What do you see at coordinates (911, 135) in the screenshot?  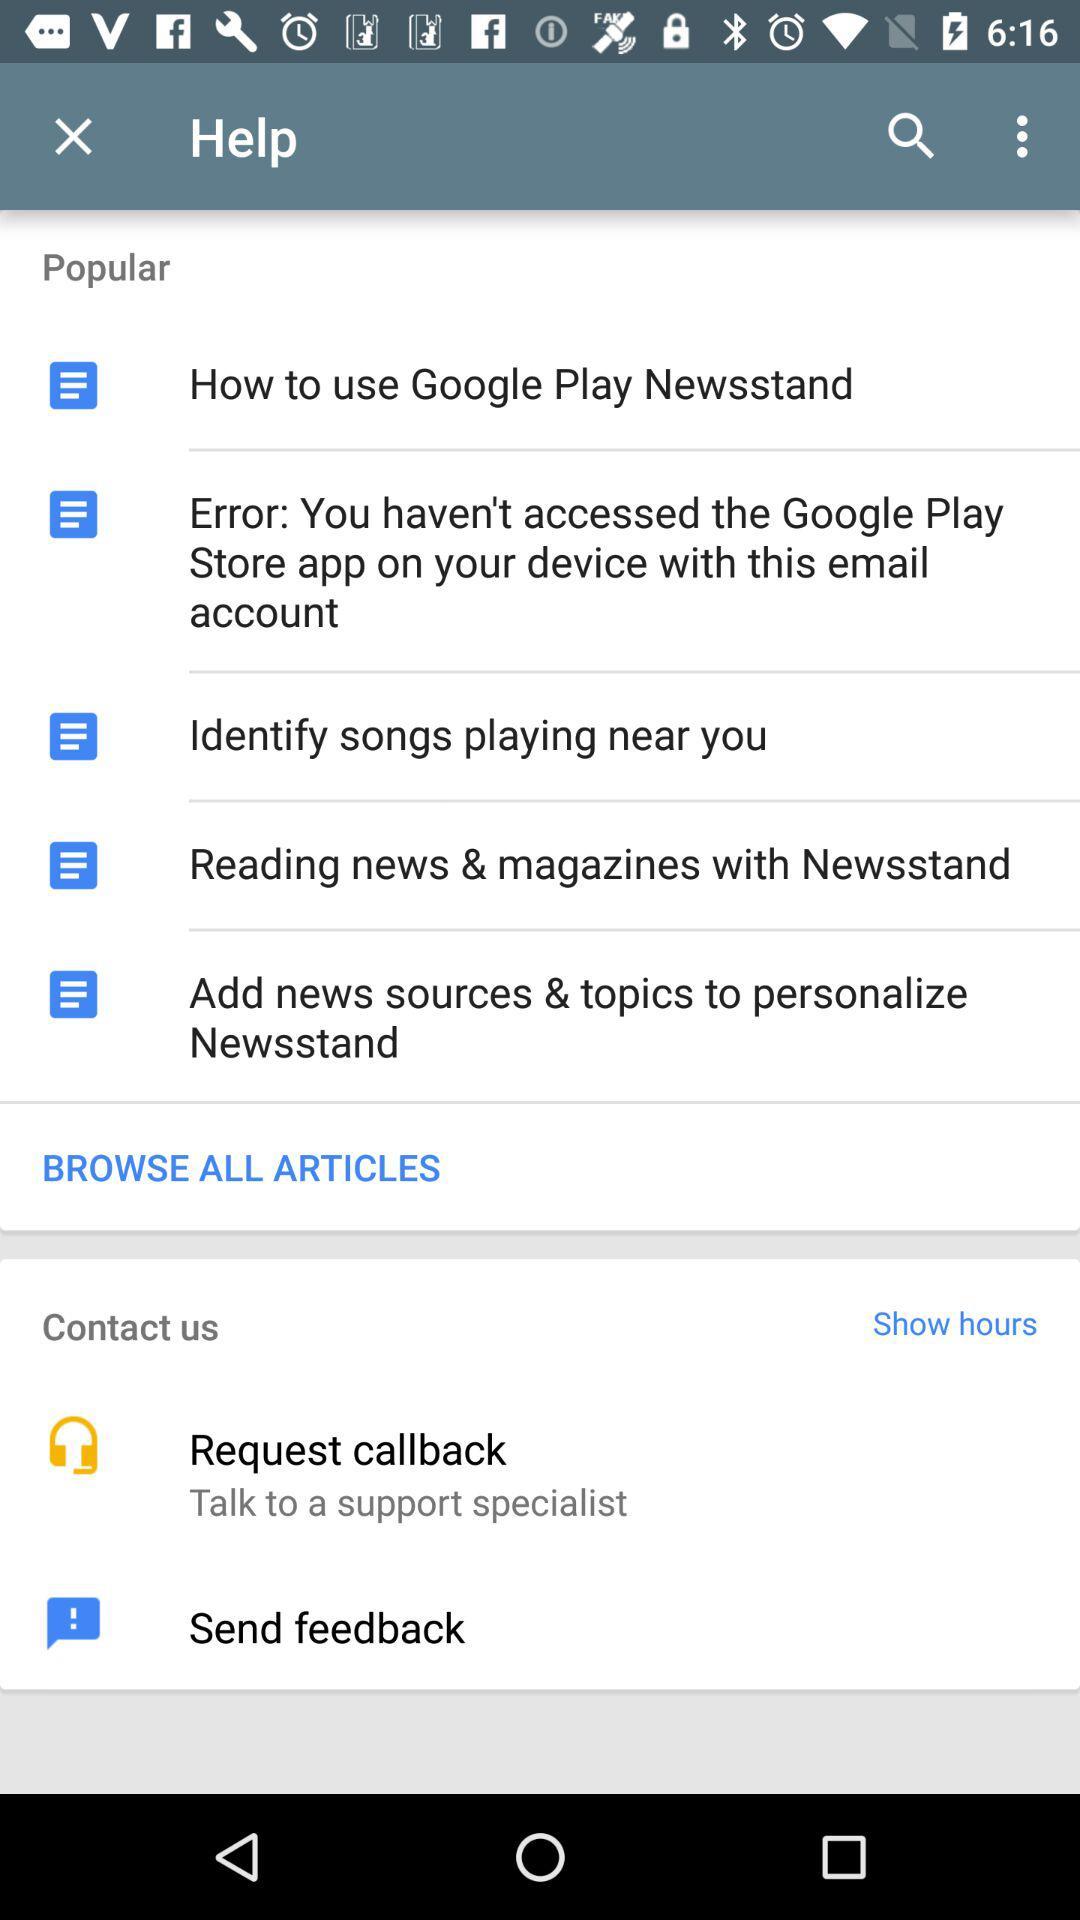 I see `the item above the how to use item` at bounding box center [911, 135].